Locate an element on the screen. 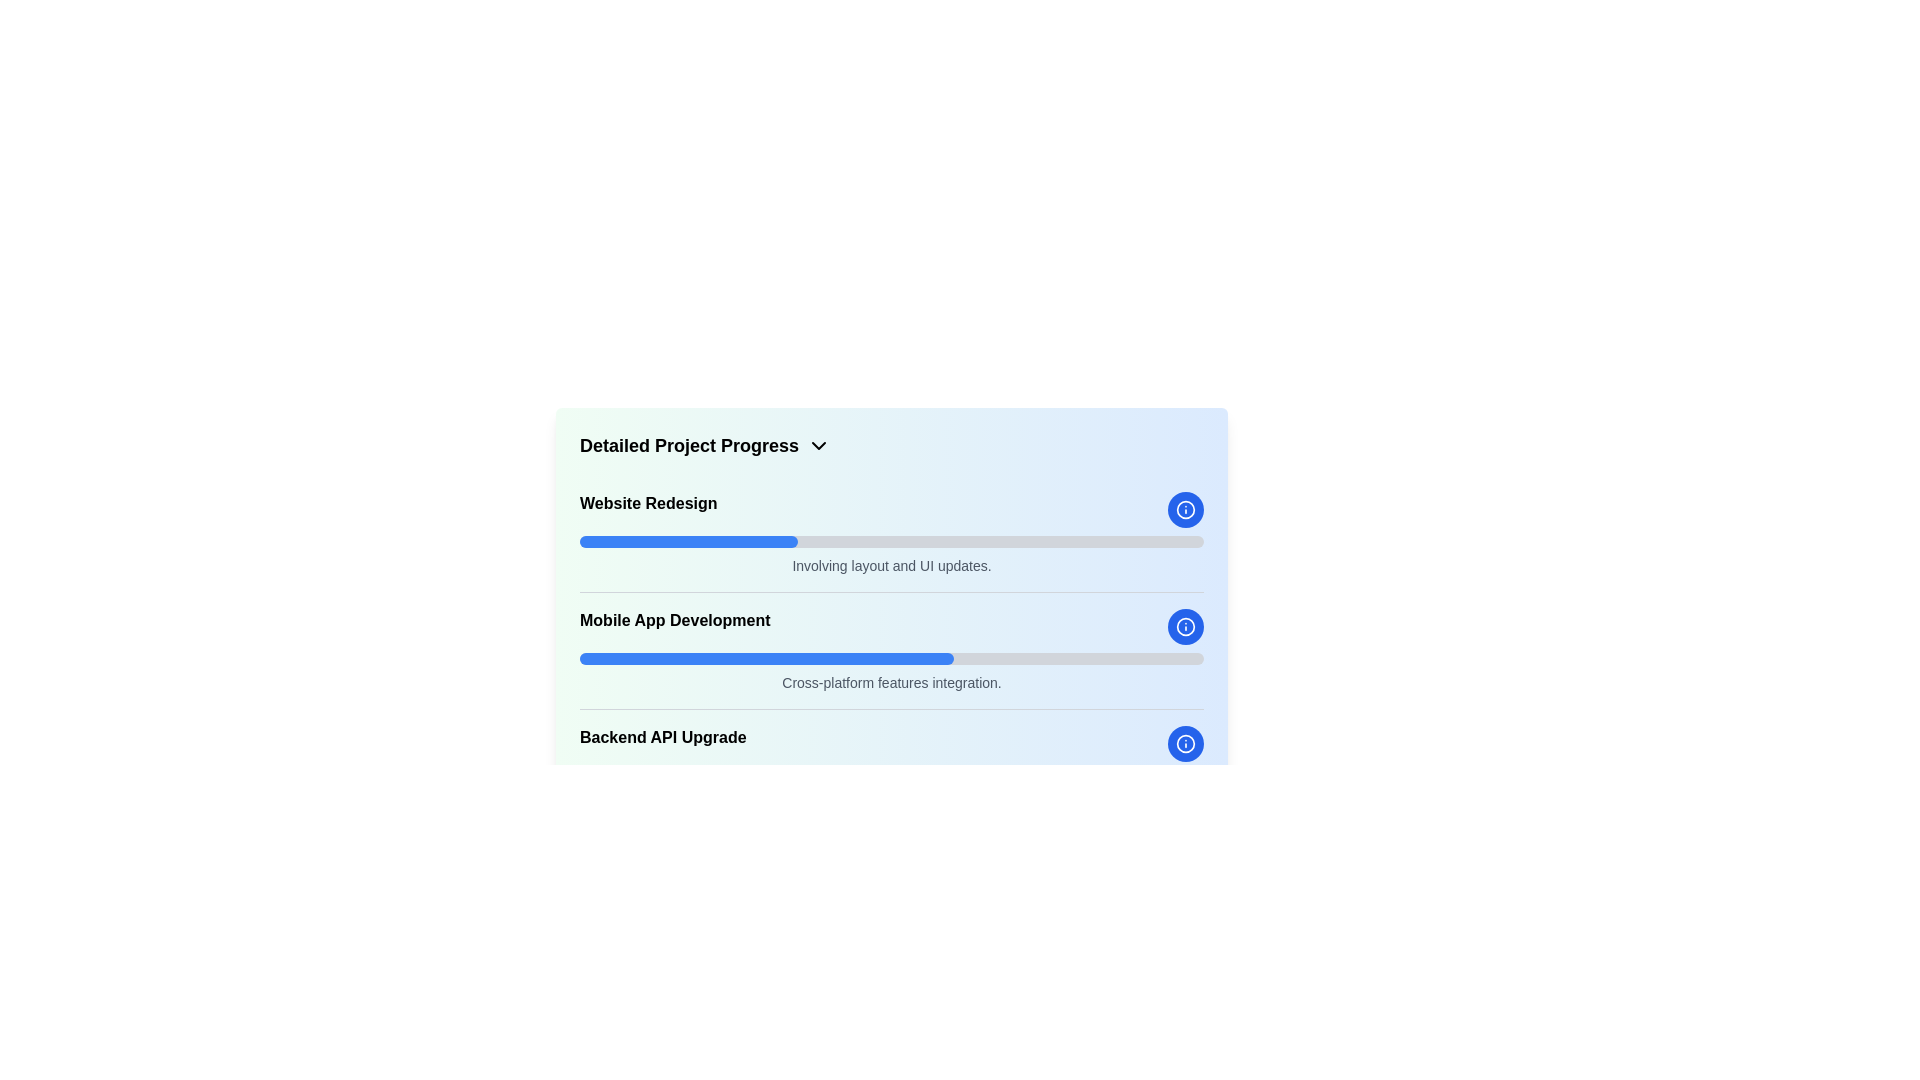  the static display of the circular blue icon with a stroke outline located at the rightmost side of the 'Backend API Upgrade' section in the last row of the list interface is located at coordinates (1185, 744).